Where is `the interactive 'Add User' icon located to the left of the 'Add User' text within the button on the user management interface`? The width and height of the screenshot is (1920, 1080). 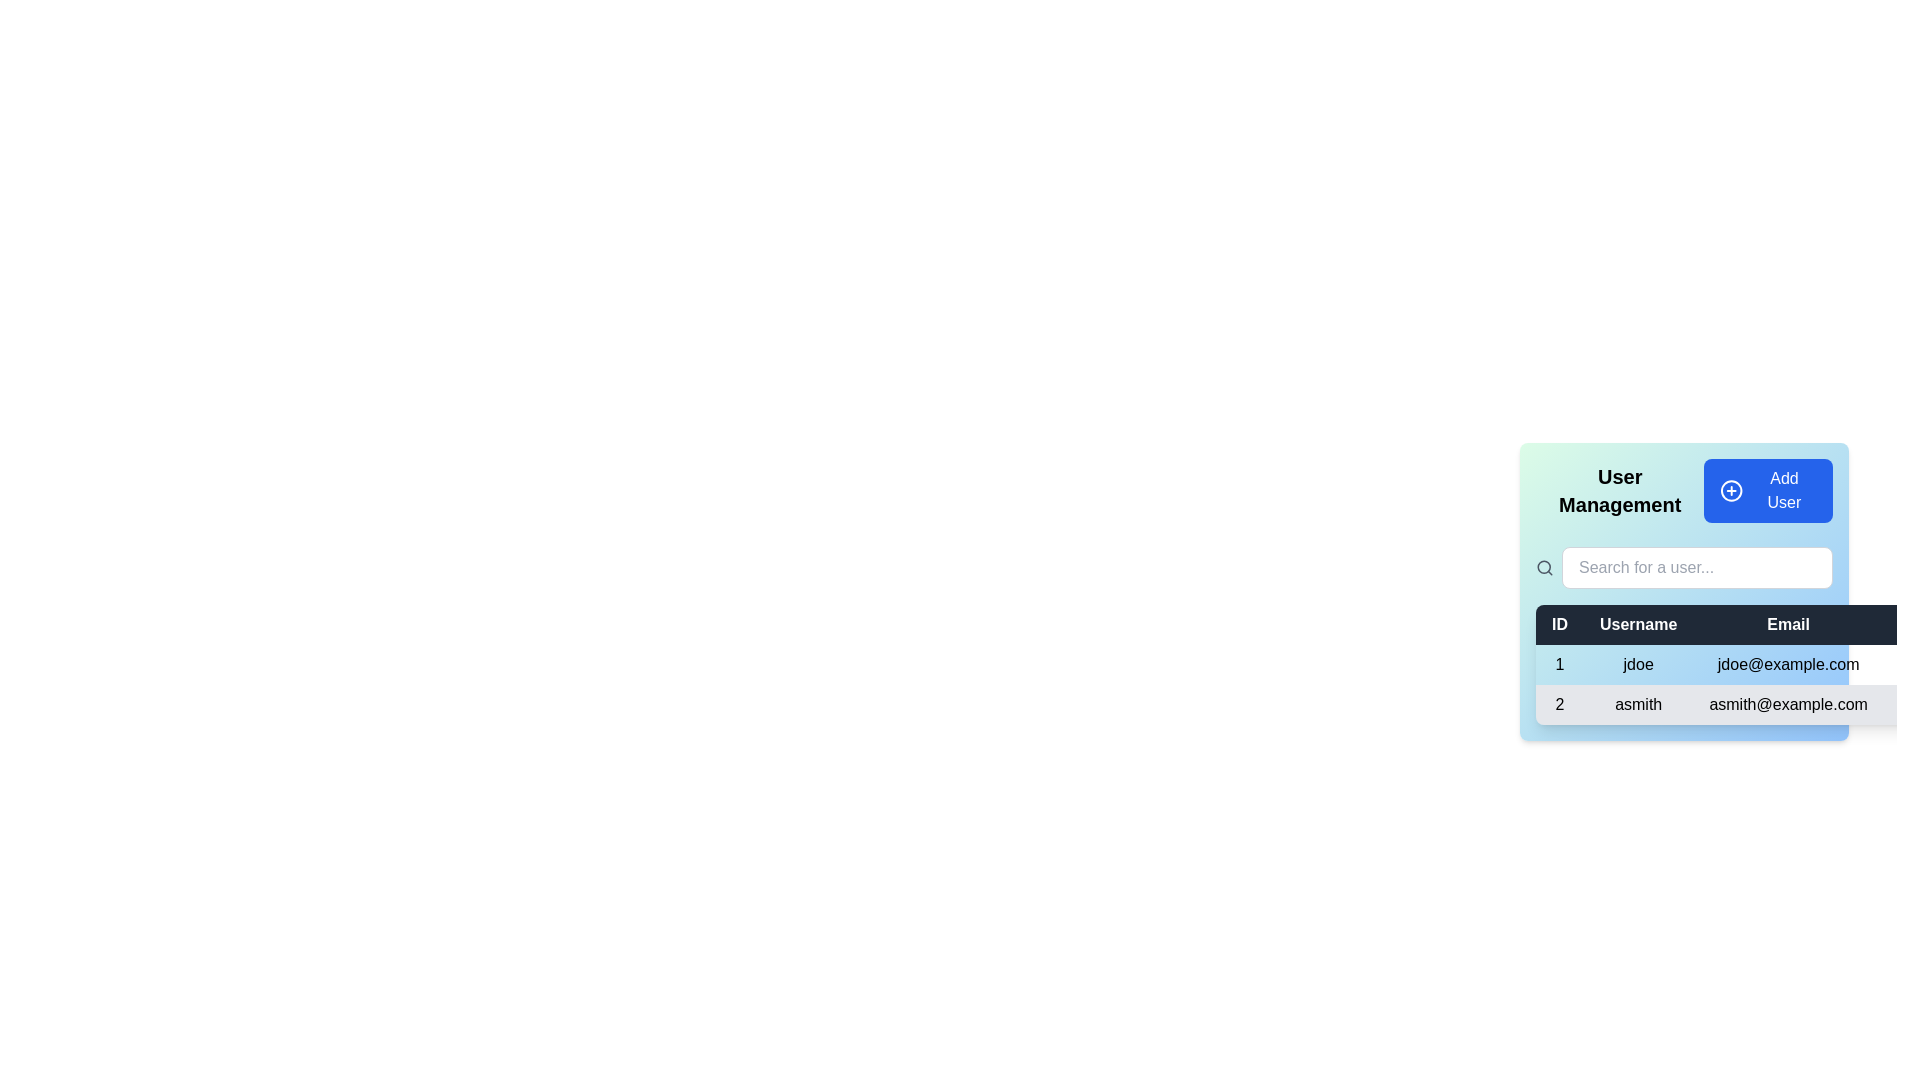
the interactive 'Add User' icon located to the left of the 'Add User' text within the button on the user management interface is located at coordinates (1731, 490).